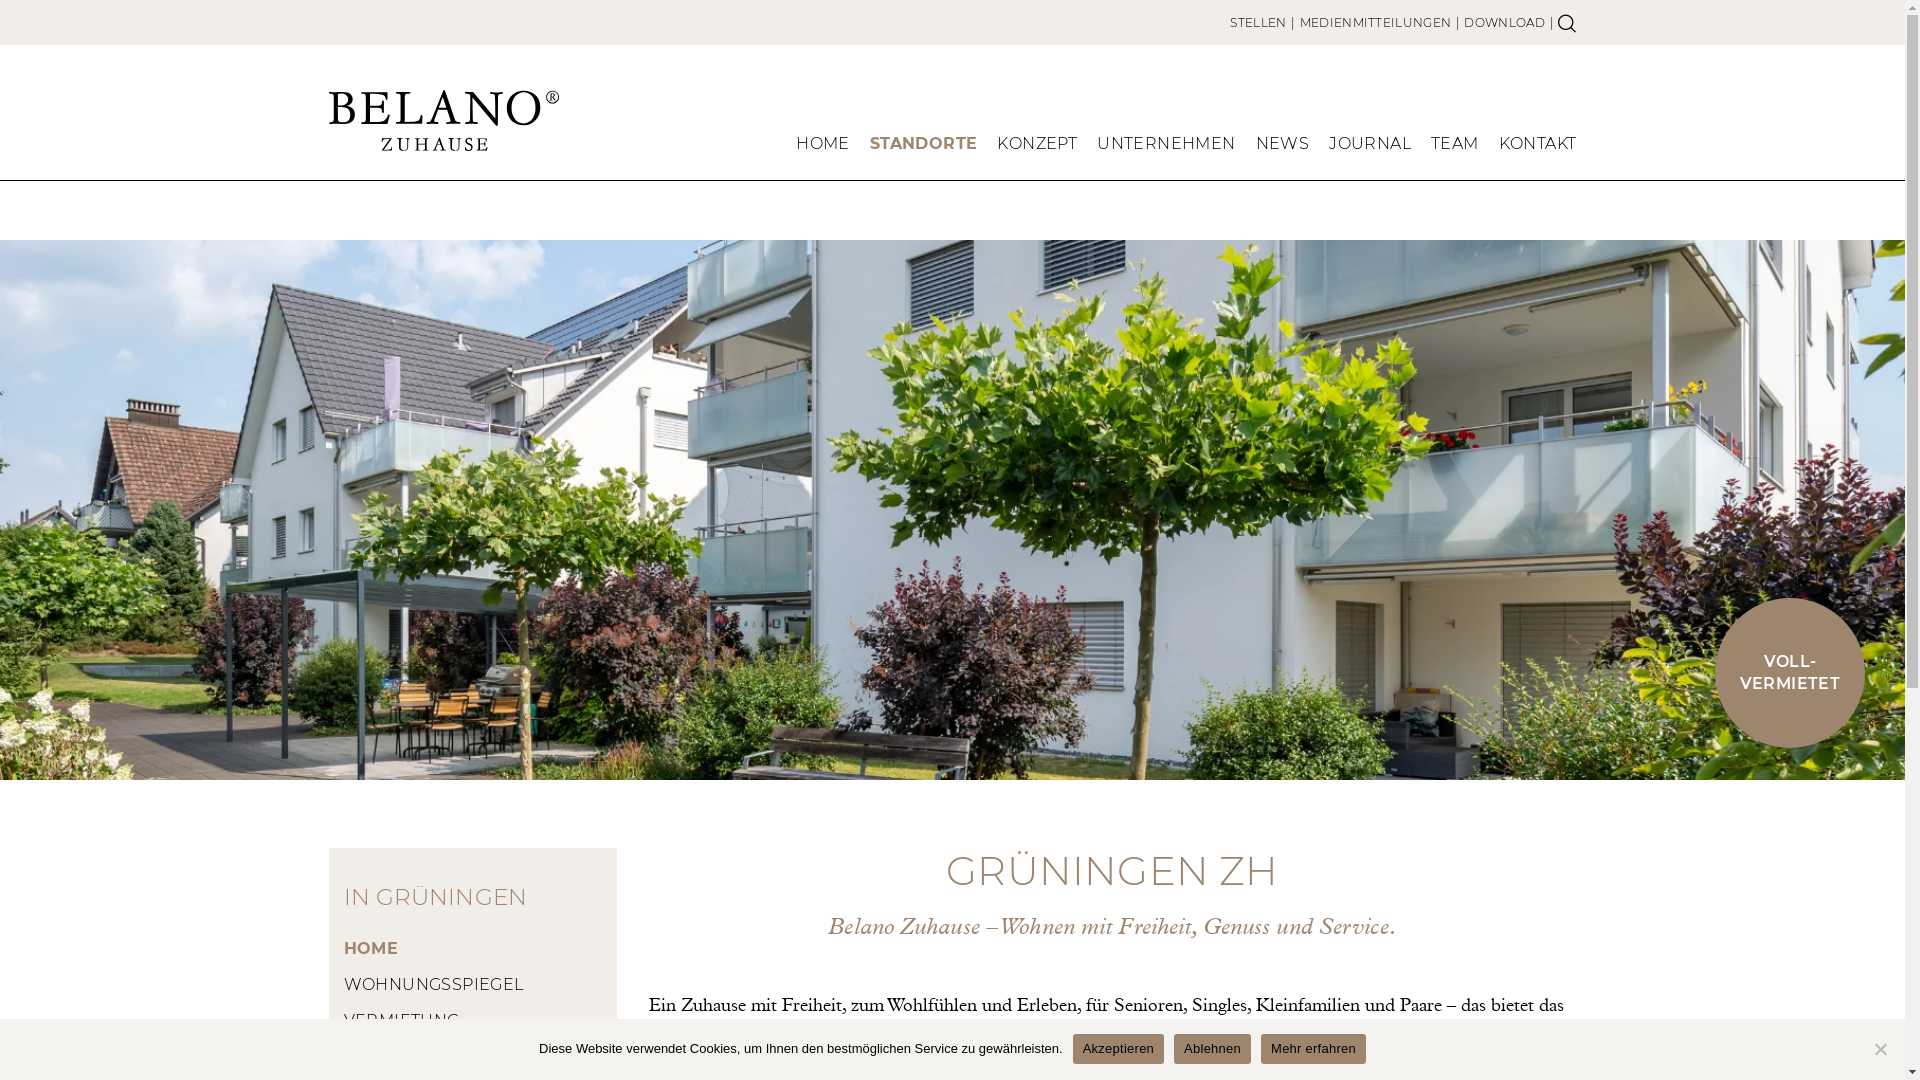 This screenshot has height=1080, width=1920. I want to click on 'TEAM', so click(1454, 146).